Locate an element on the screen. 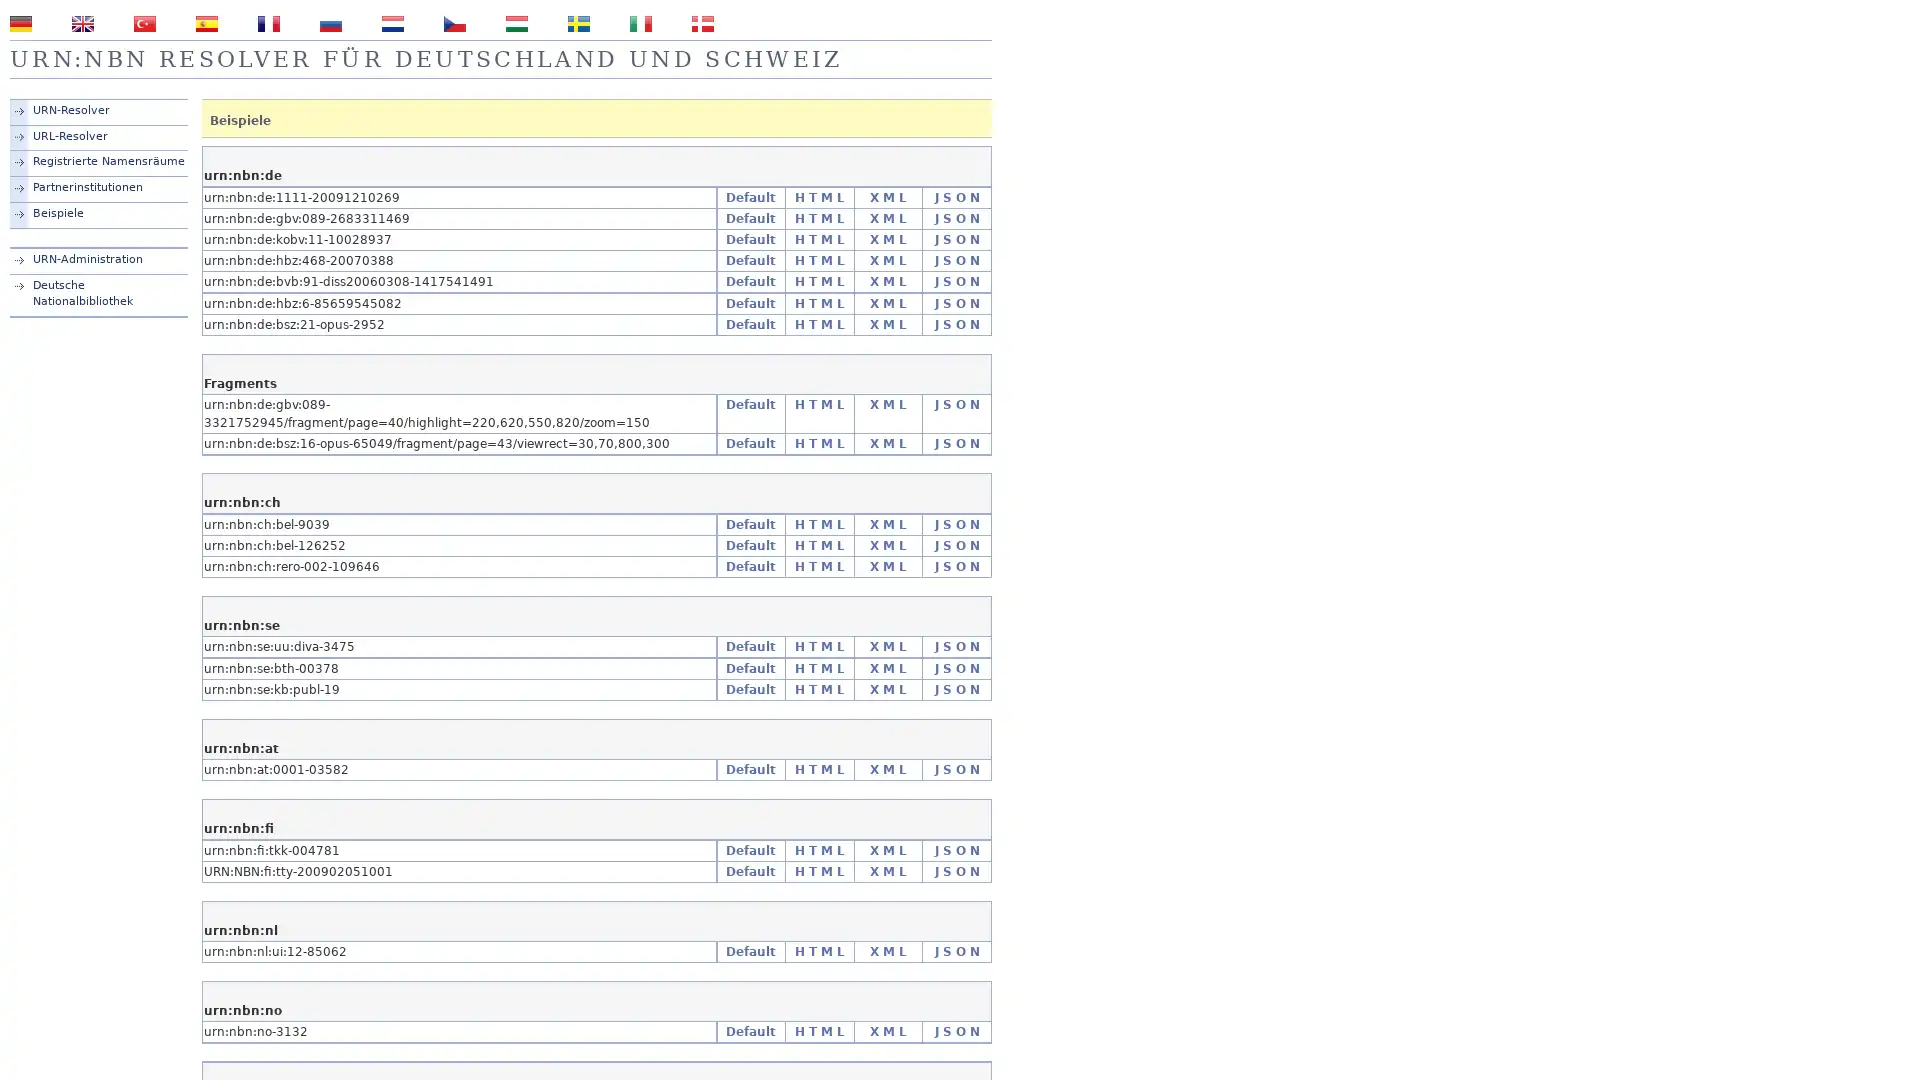  se is located at coordinates (578, 23).